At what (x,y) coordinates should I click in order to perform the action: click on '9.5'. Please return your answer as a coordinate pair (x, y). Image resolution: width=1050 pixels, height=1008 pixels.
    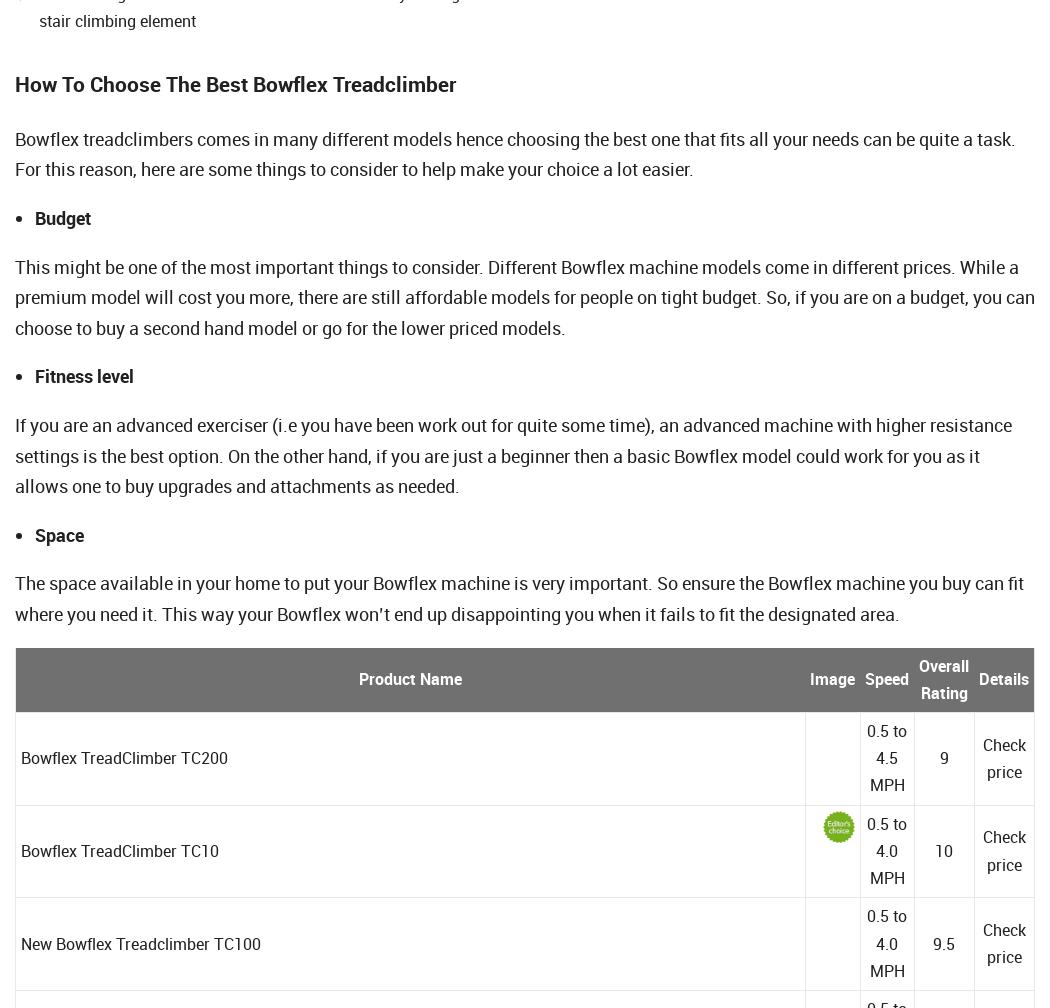
    Looking at the image, I should click on (942, 942).